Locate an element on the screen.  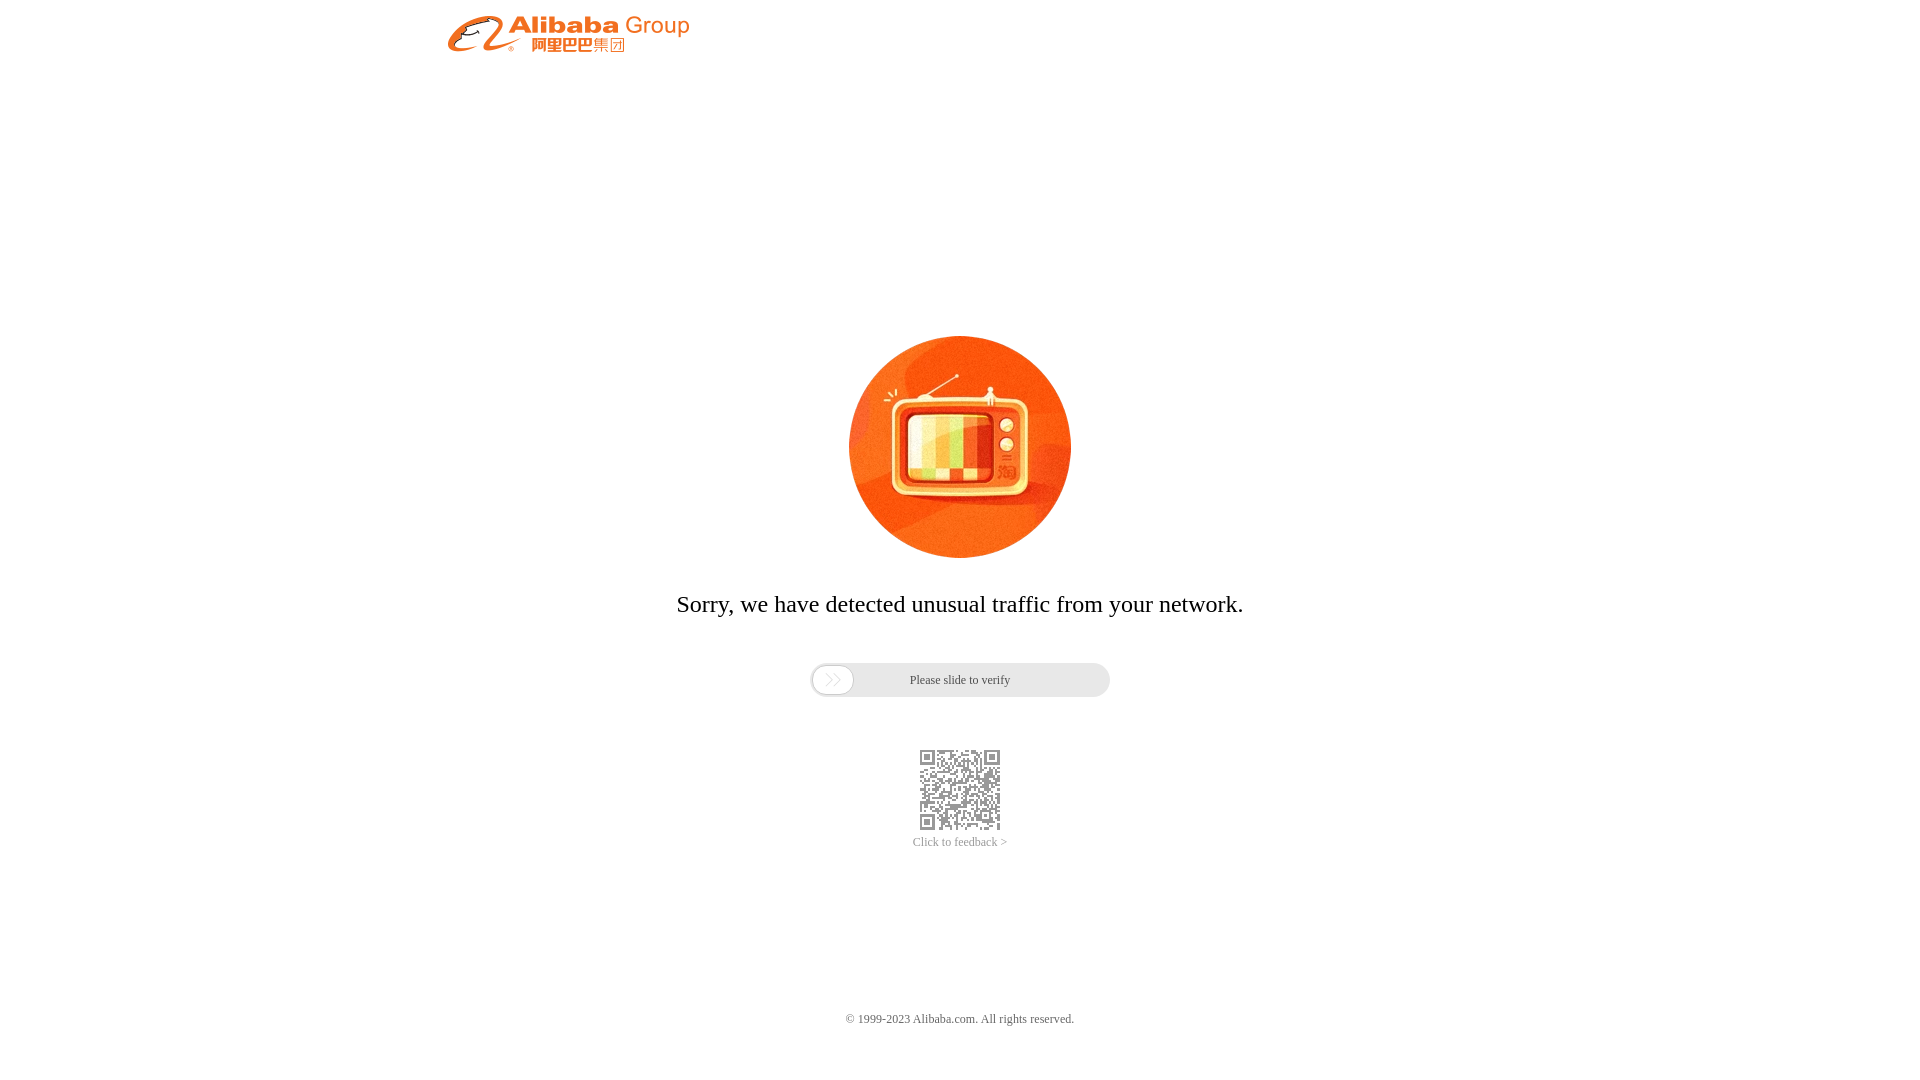
'Click to feedback >' is located at coordinates (960, 842).